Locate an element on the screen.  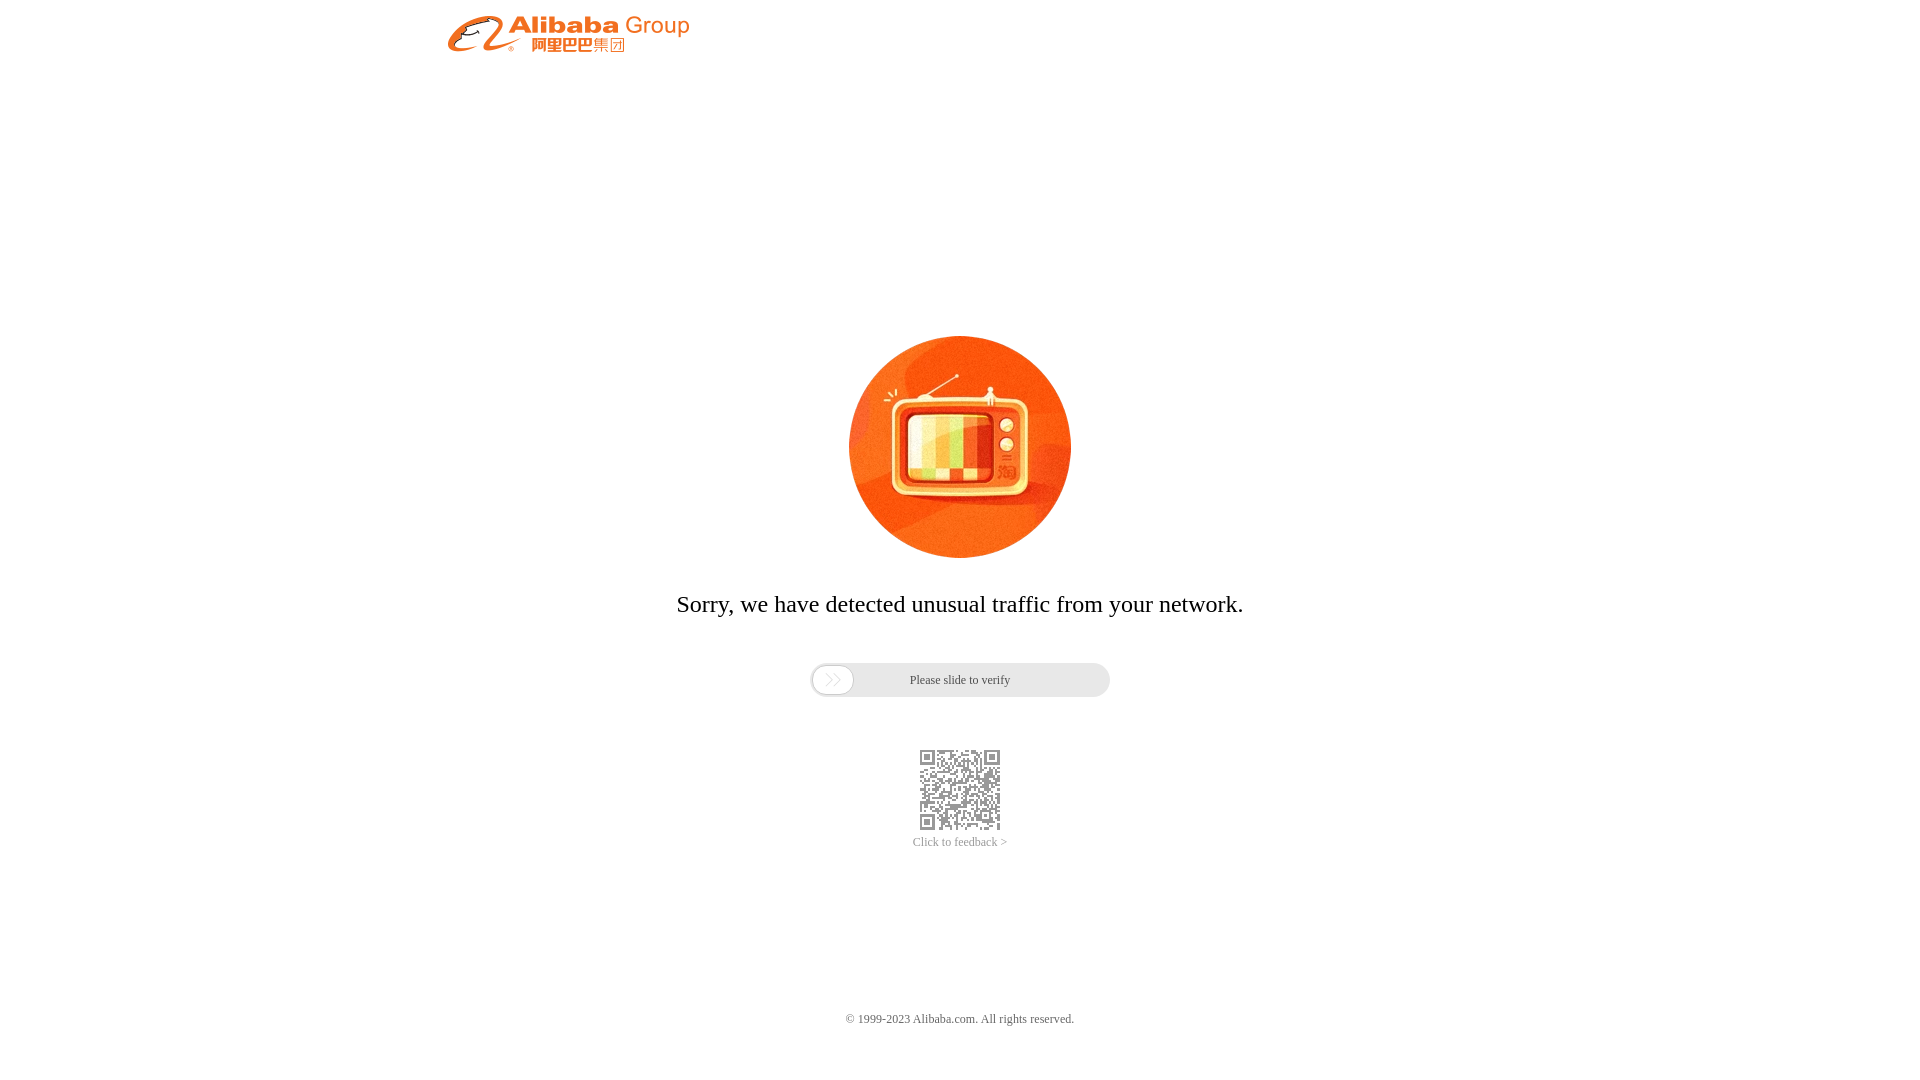
'Click to feedback >' is located at coordinates (960, 842).